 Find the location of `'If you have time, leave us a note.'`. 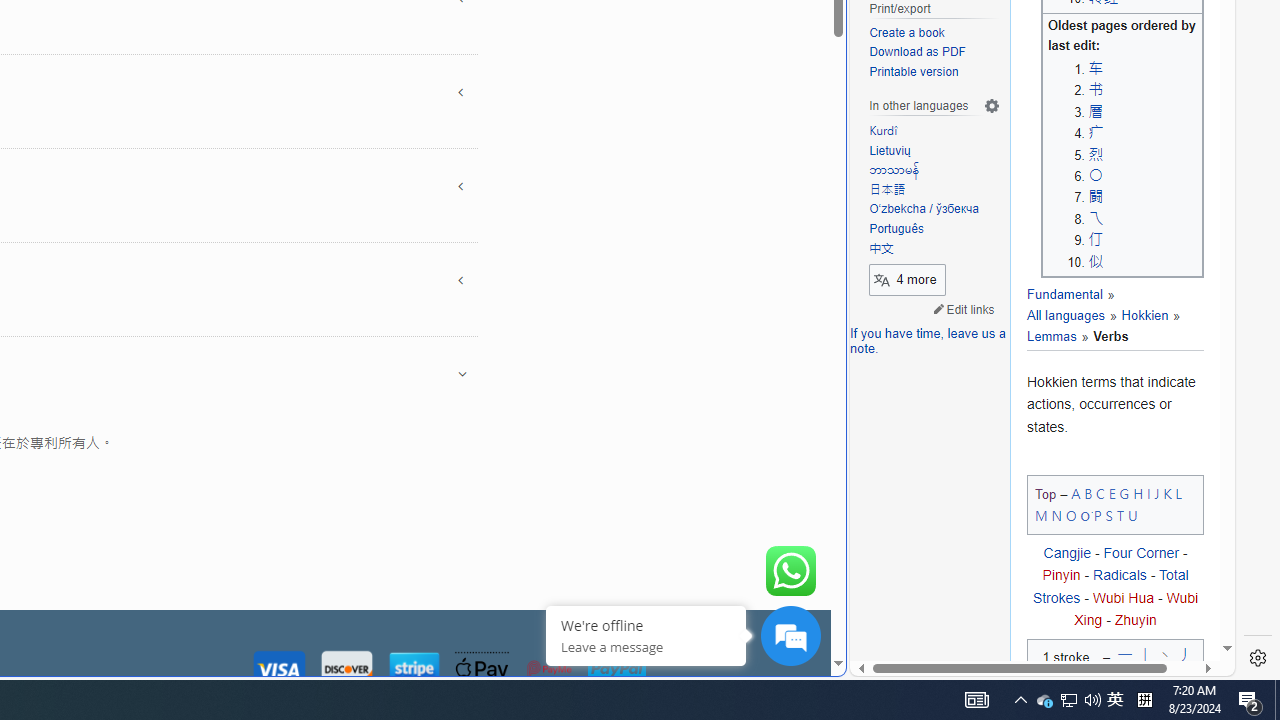

'If you have time, leave us a note.' is located at coordinates (927, 340).